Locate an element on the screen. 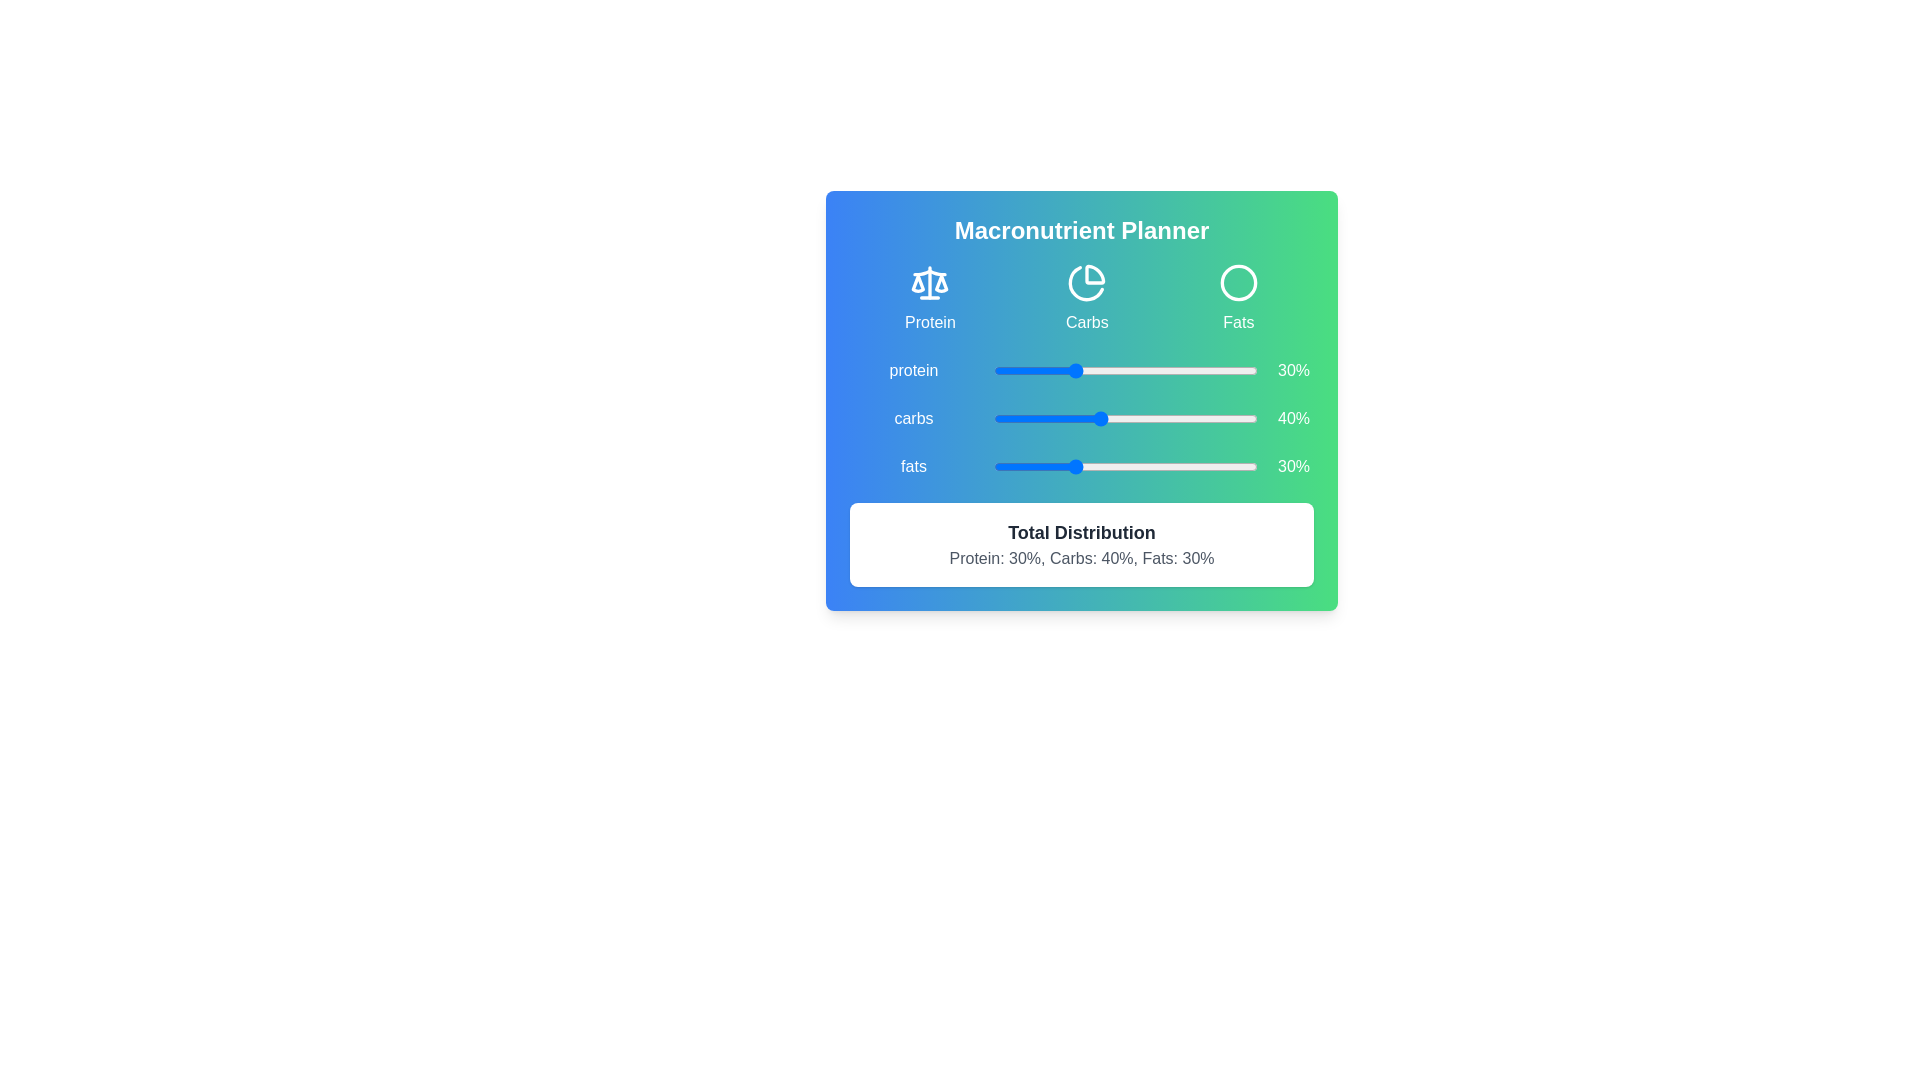 The image size is (1920, 1080). the fats slider is located at coordinates (1095, 466).